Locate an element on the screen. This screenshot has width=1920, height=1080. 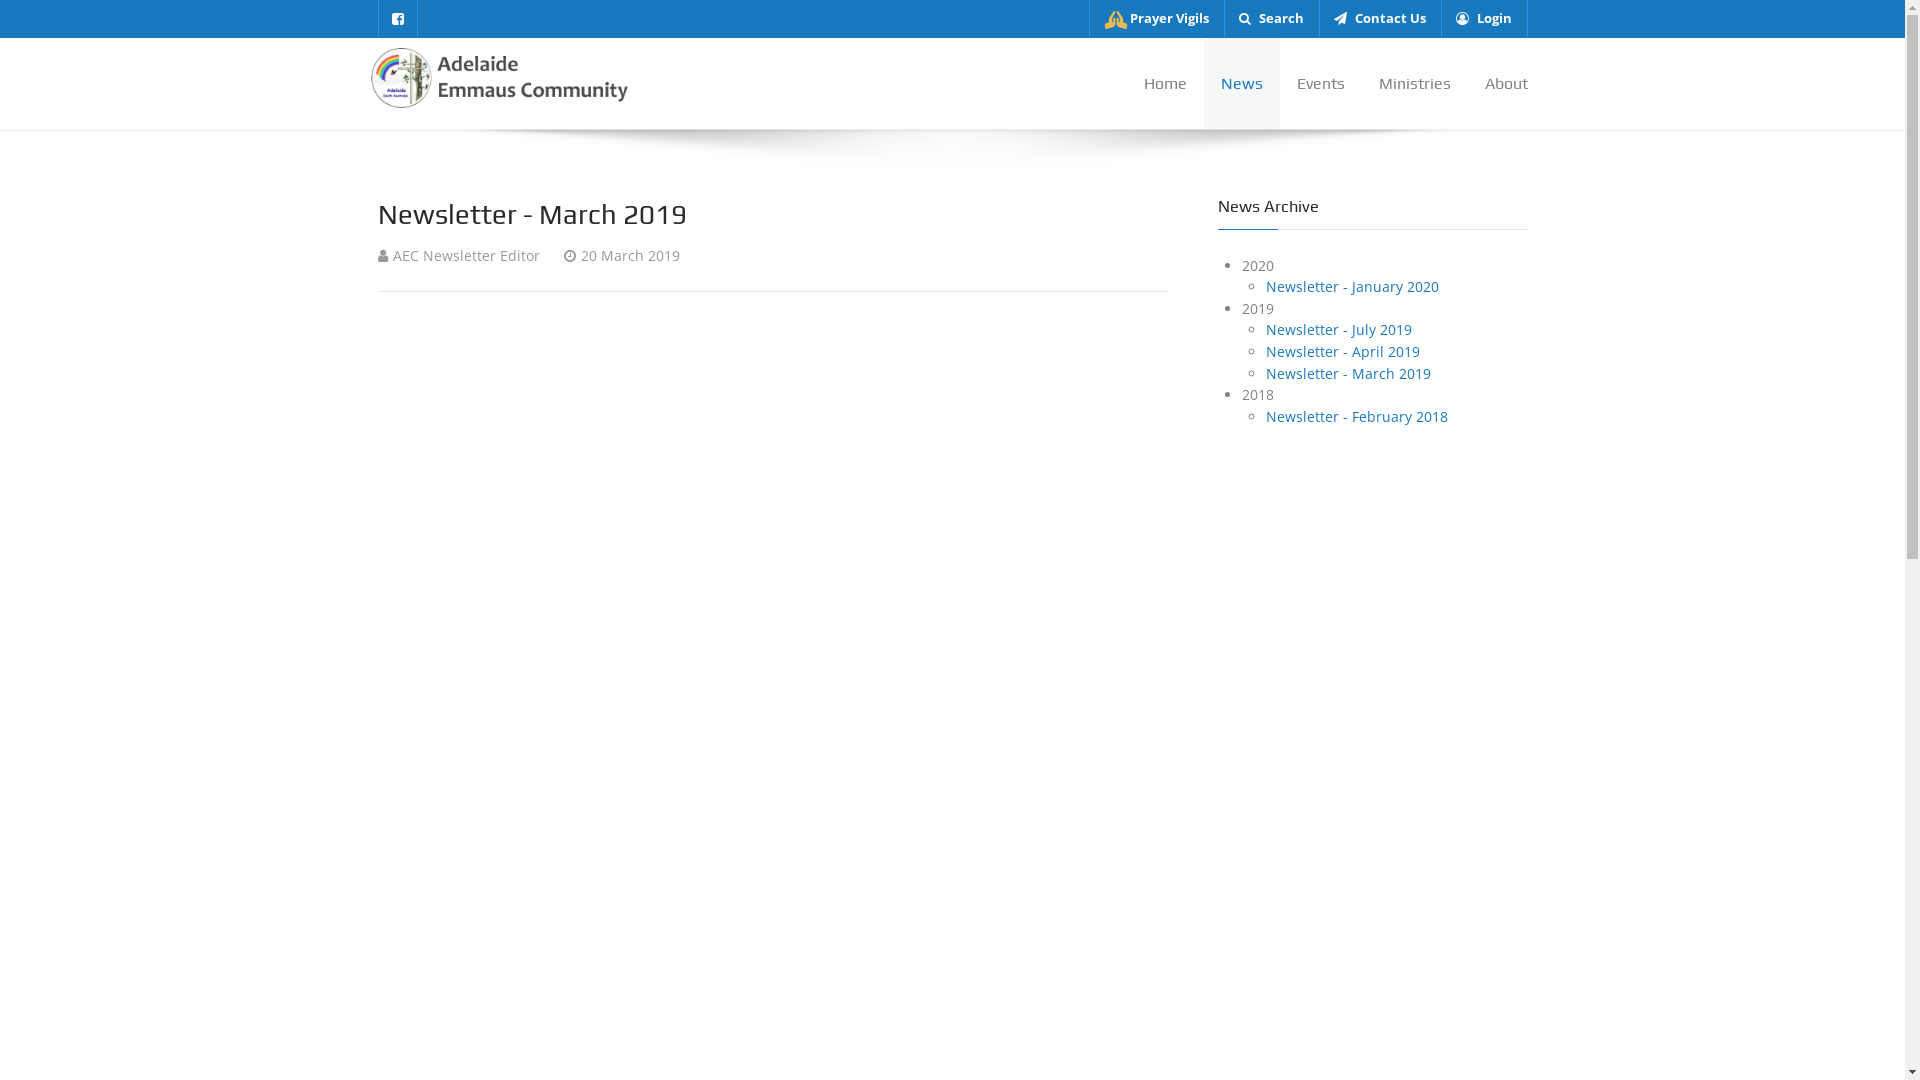
'Newsletter - January 2020' is located at coordinates (1265, 286).